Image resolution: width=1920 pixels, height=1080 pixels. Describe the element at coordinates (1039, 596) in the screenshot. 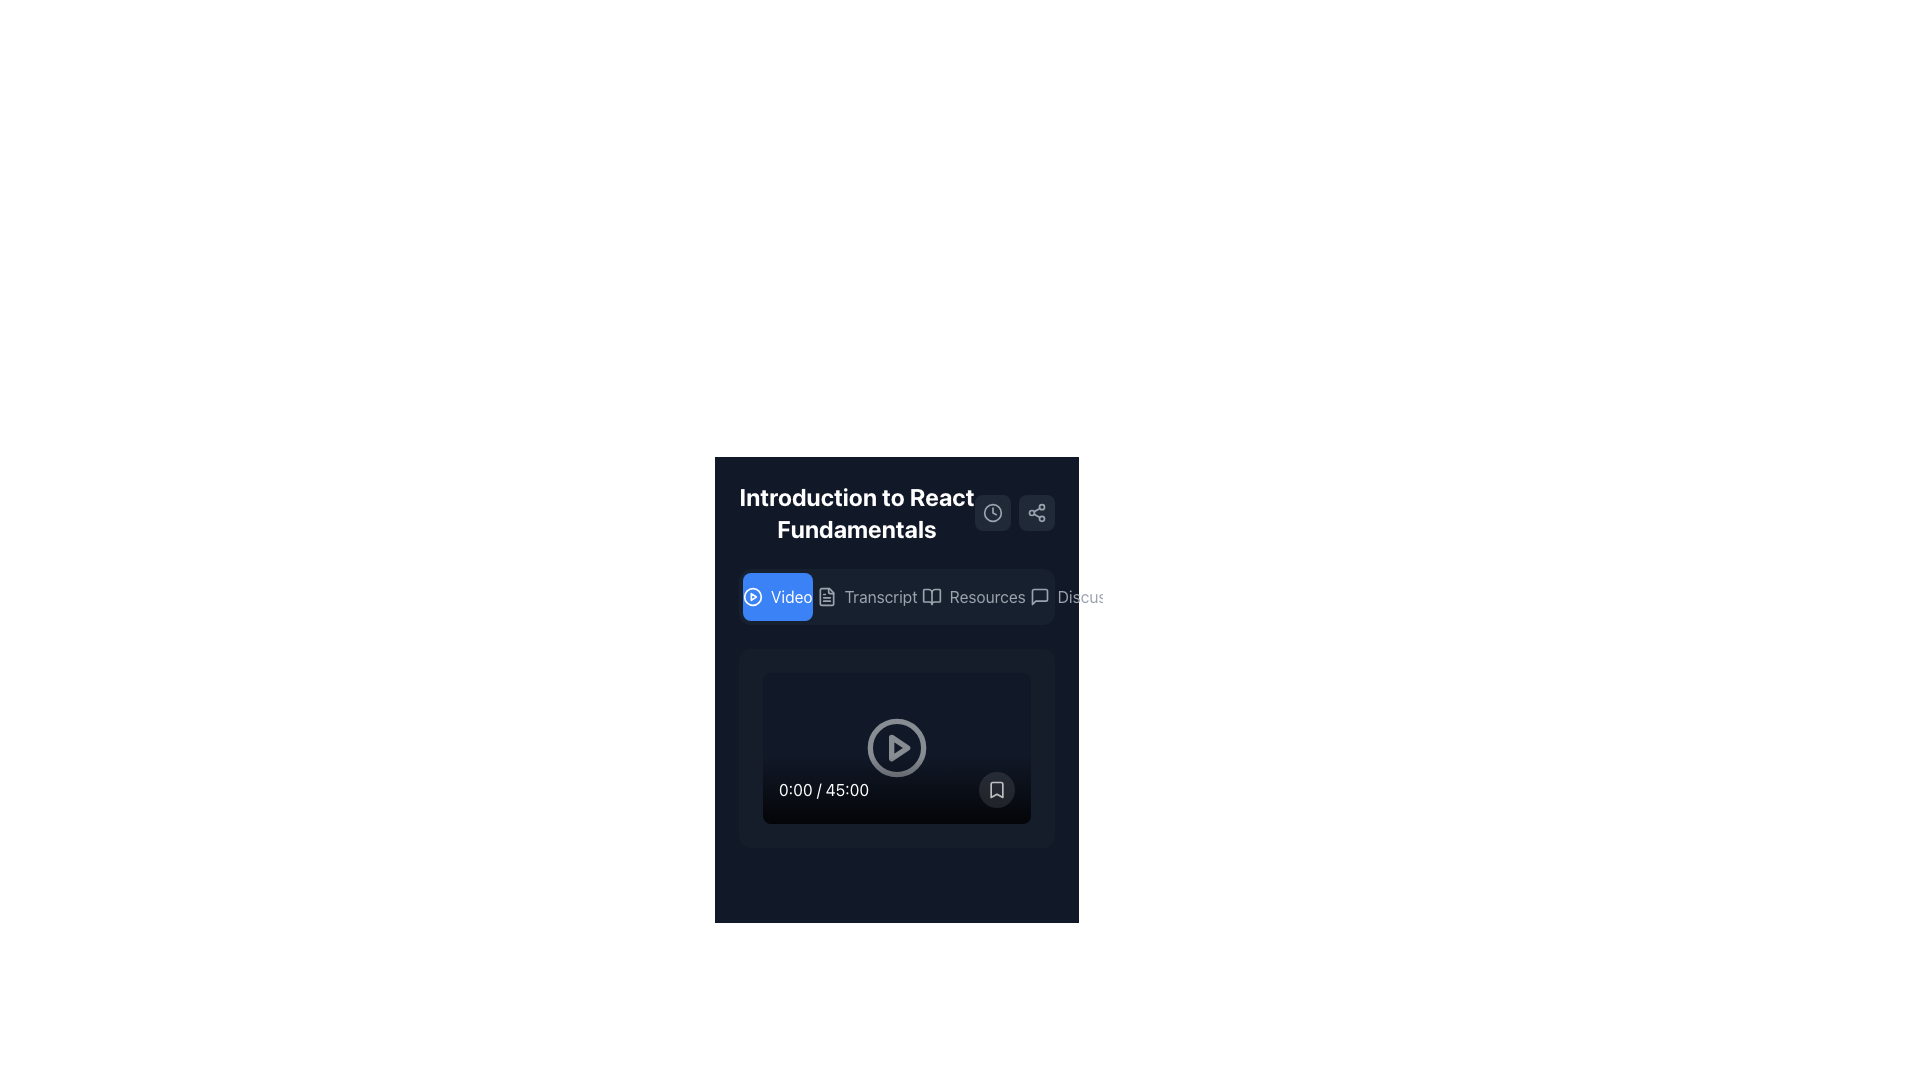

I see `the comment bubble icon located to the left of the title 'Introduction to React Fundamentals'` at that location.